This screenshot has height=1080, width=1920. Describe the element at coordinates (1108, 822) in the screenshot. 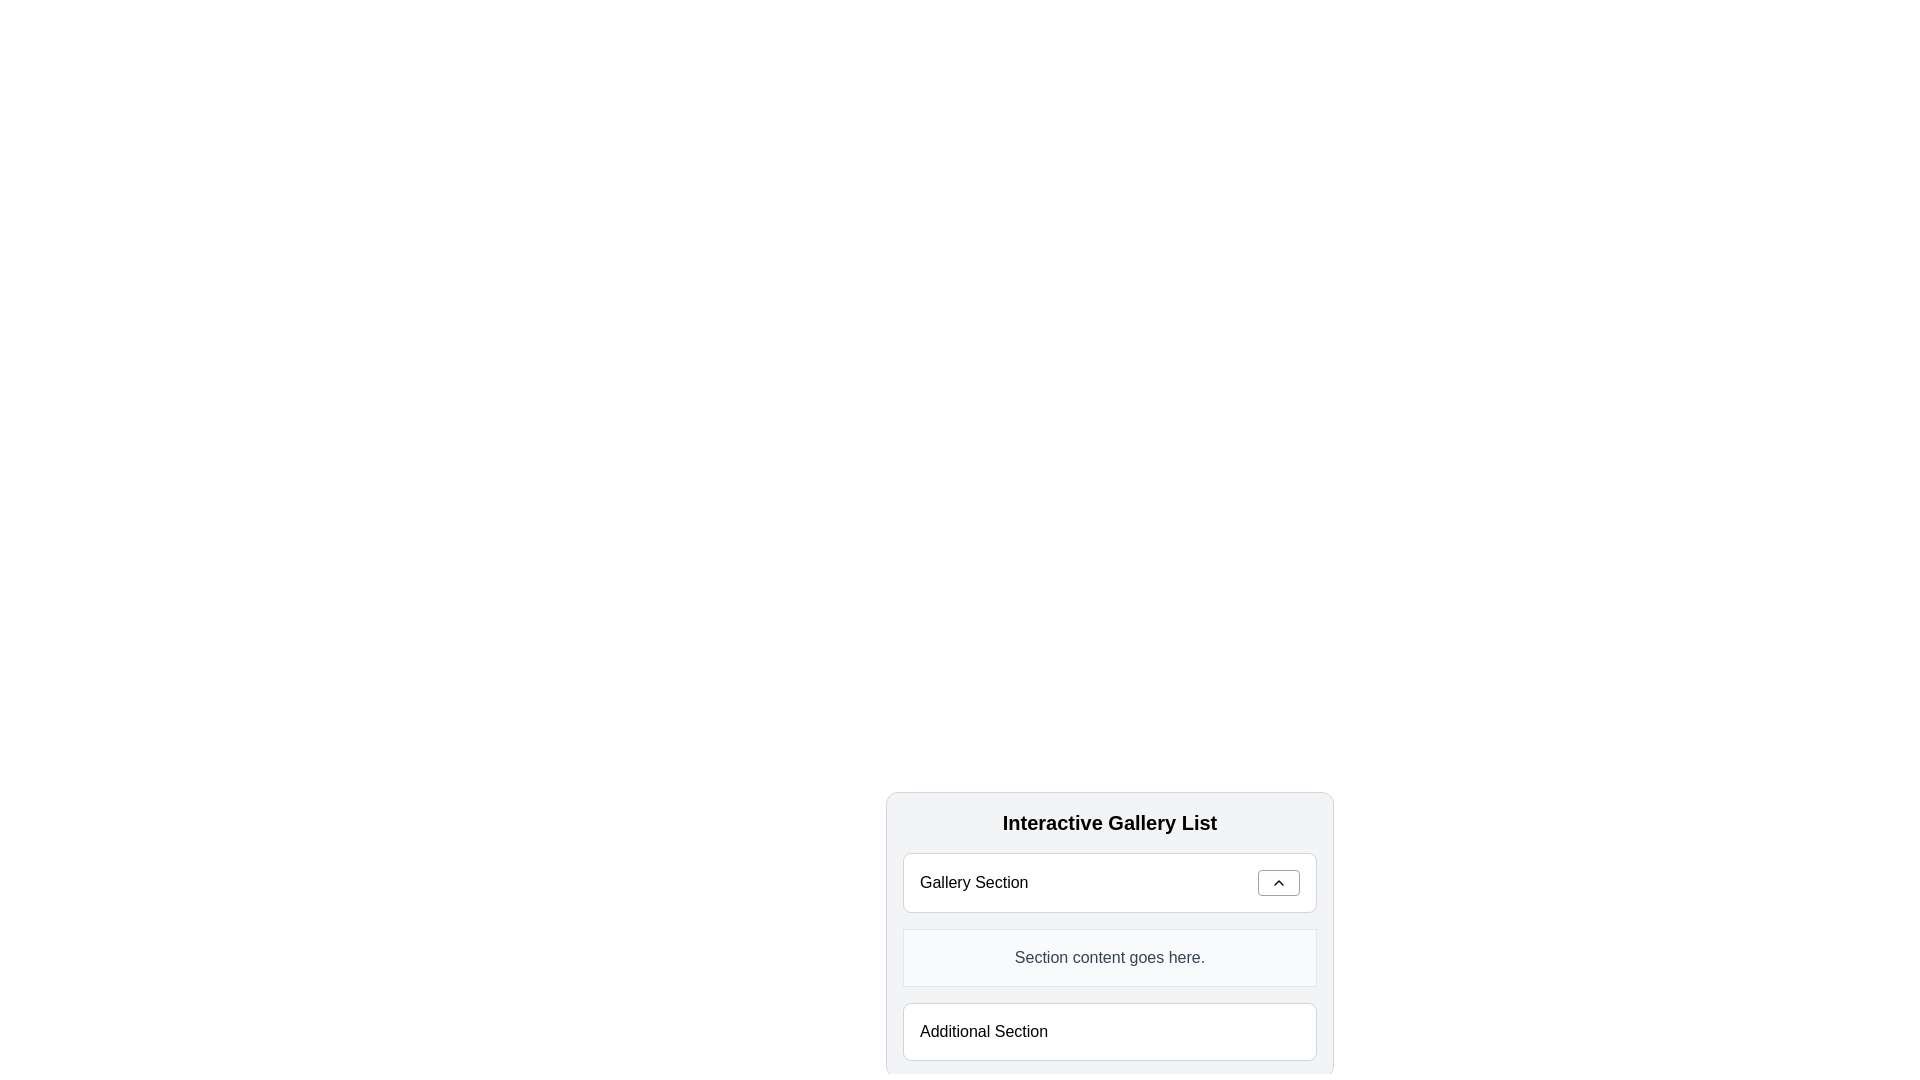

I see `the text label that reads 'Interactive Gallery List'` at that location.